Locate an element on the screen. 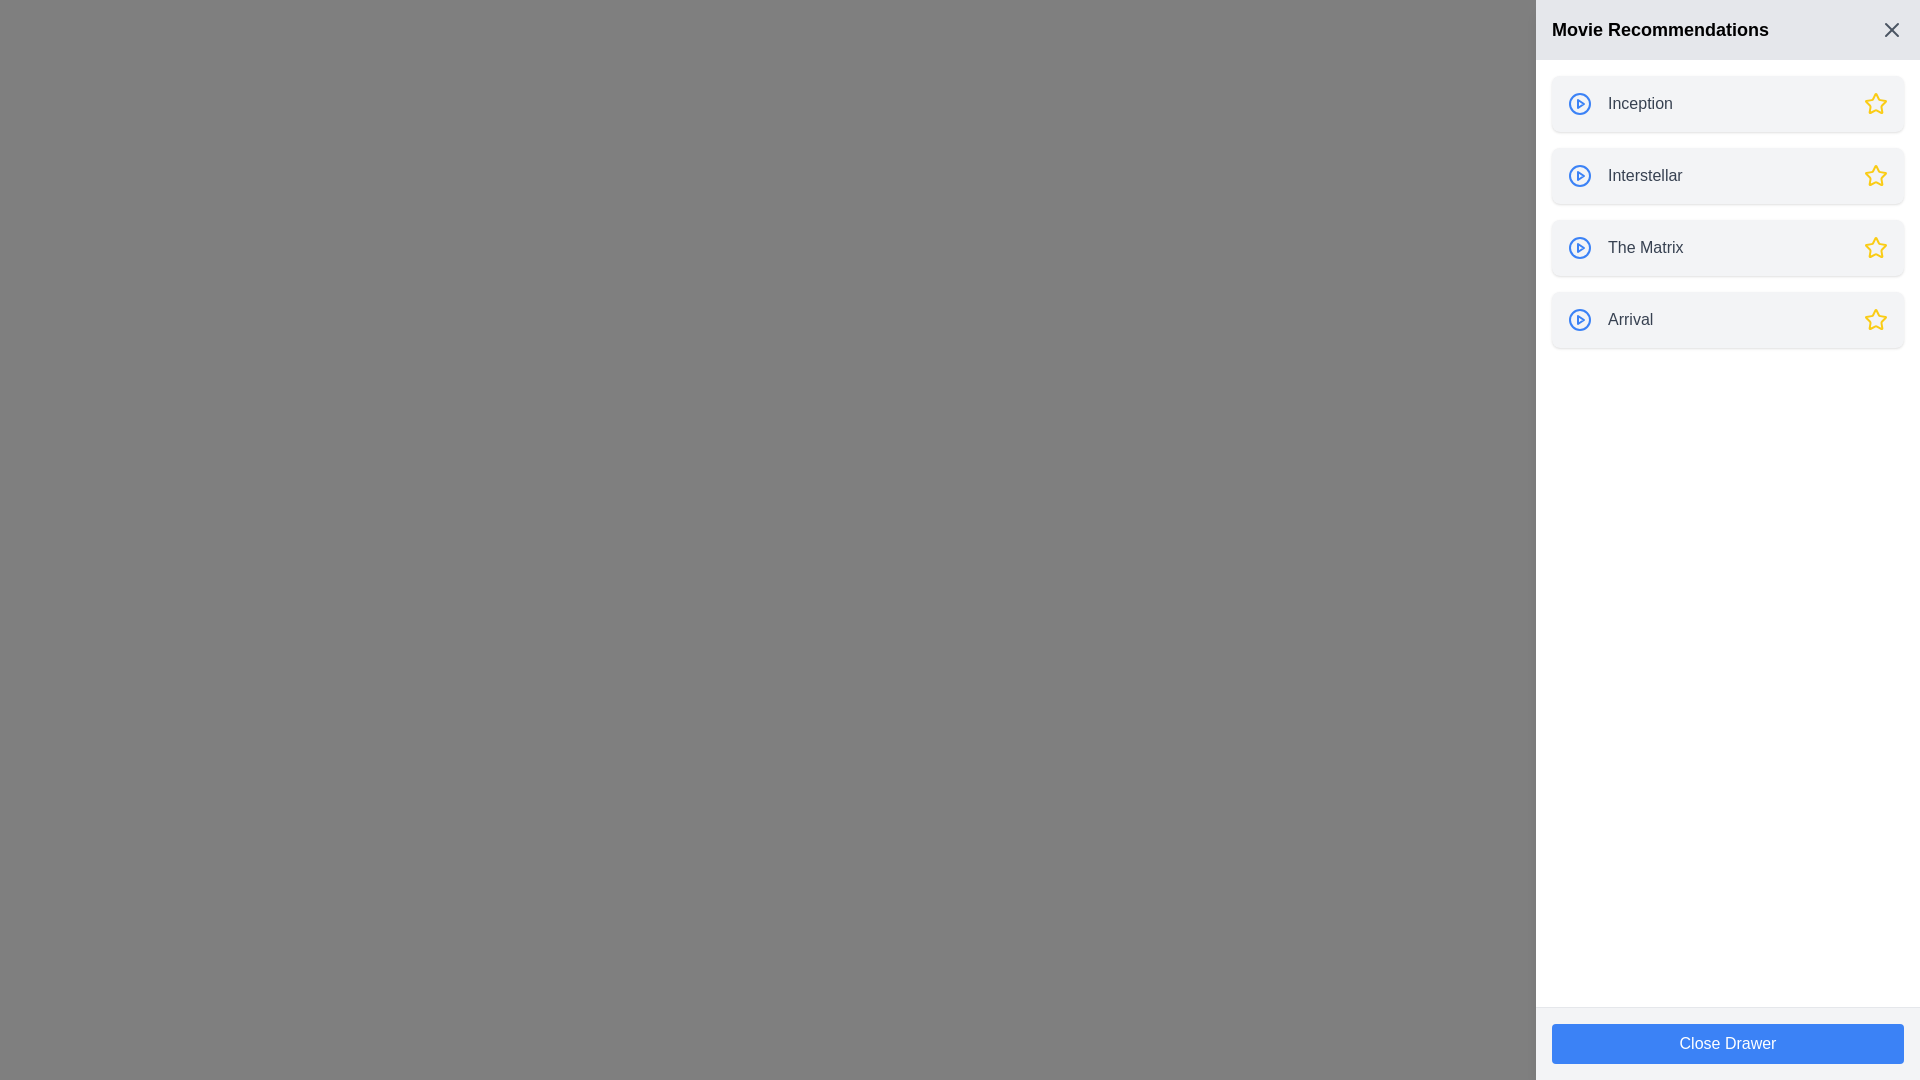  the text label element displaying 'Inception', which is located in the first row under 'Movie Recommendations' in the sidebar, with a play button icon on the left and a star icon on the right is located at coordinates (1640, 104).